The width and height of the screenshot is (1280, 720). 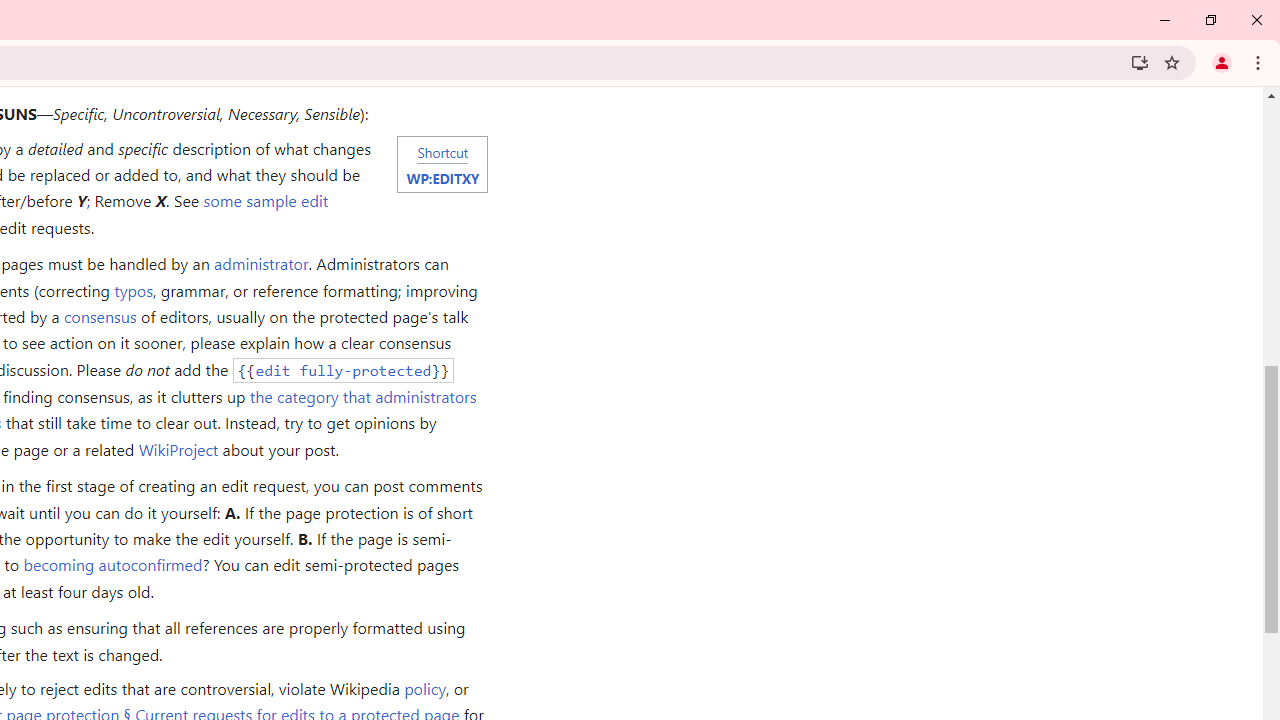 What do you see at coordinates (343, 370) in the screenshot?
I see `'edit fully-protected'` at bounding box center [343, 370].